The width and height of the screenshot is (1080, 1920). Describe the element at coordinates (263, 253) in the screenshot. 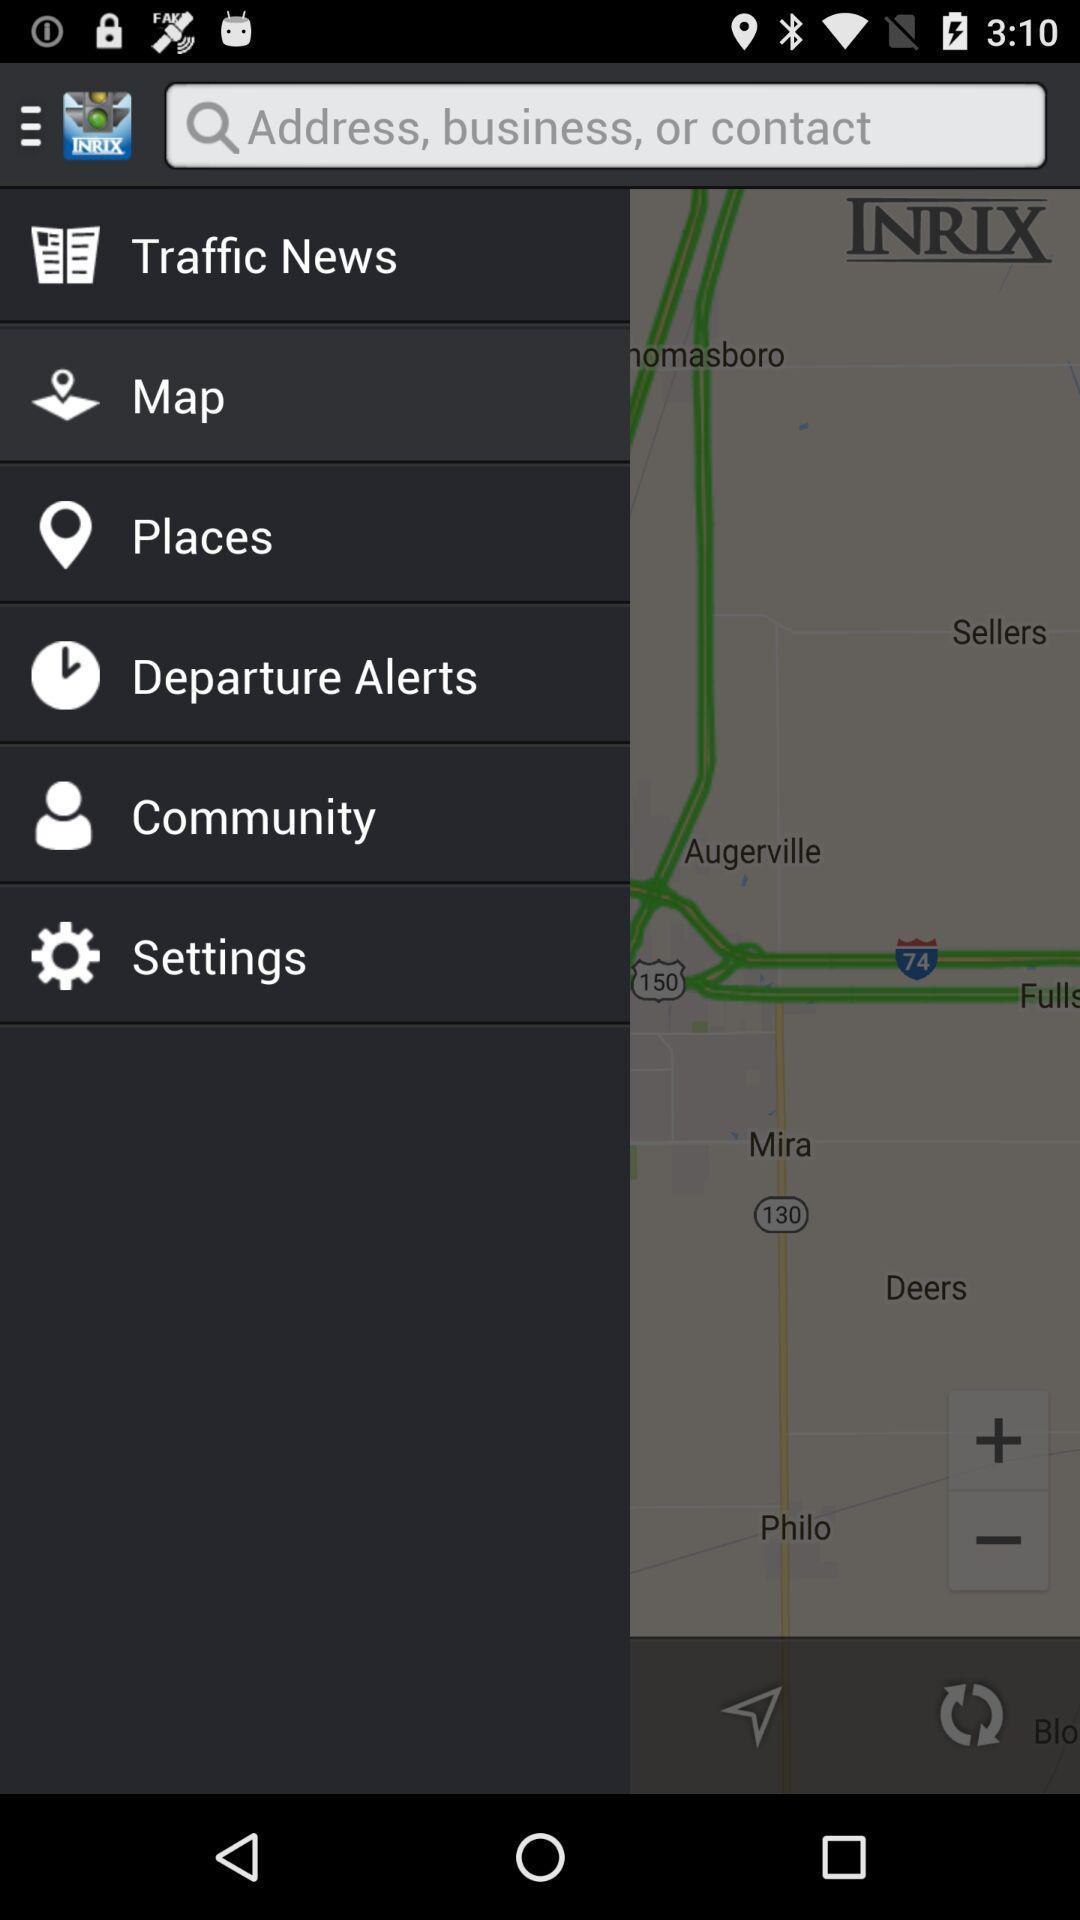

I see `the traffic news icon` at that location.